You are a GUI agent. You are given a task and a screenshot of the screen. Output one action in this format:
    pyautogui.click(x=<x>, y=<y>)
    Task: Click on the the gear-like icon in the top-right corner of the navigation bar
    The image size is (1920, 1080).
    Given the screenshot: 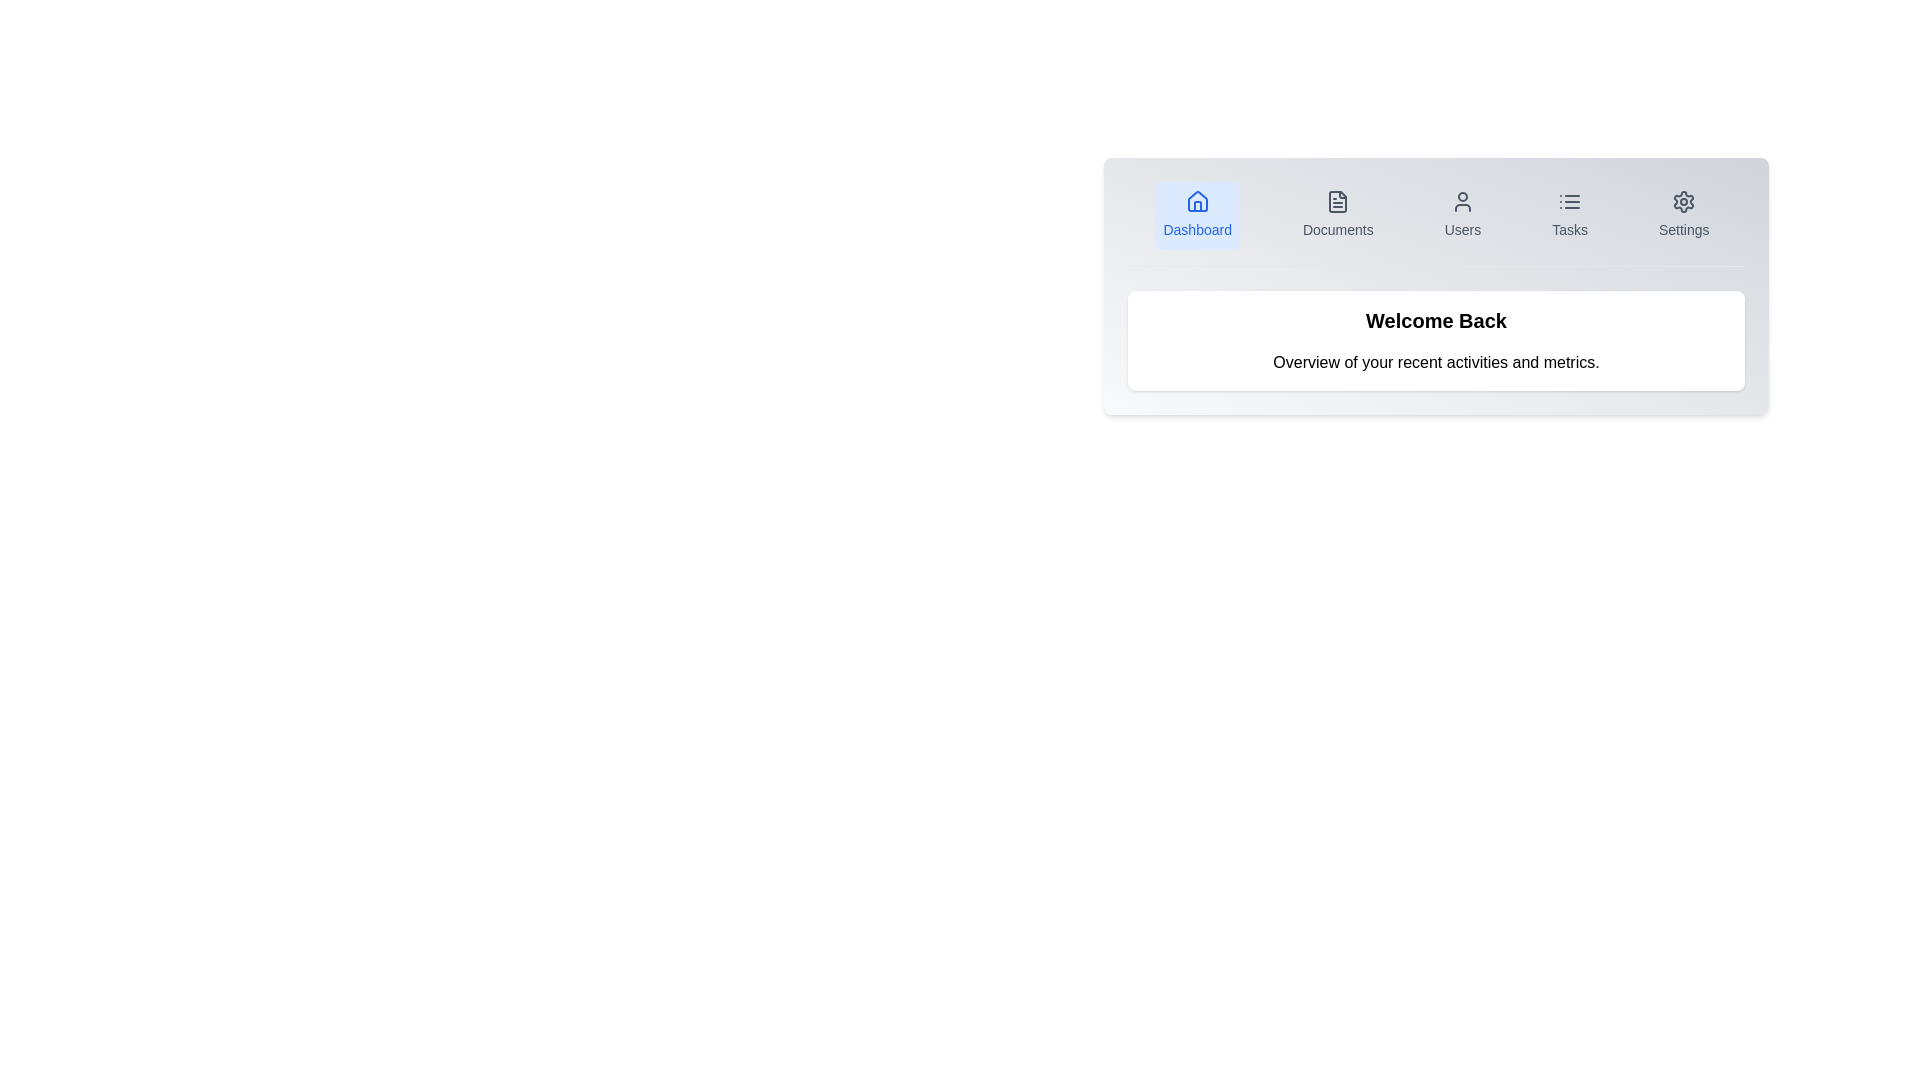 What is the action you would take?
    pyautogui.click(x=1683, y=201)
    